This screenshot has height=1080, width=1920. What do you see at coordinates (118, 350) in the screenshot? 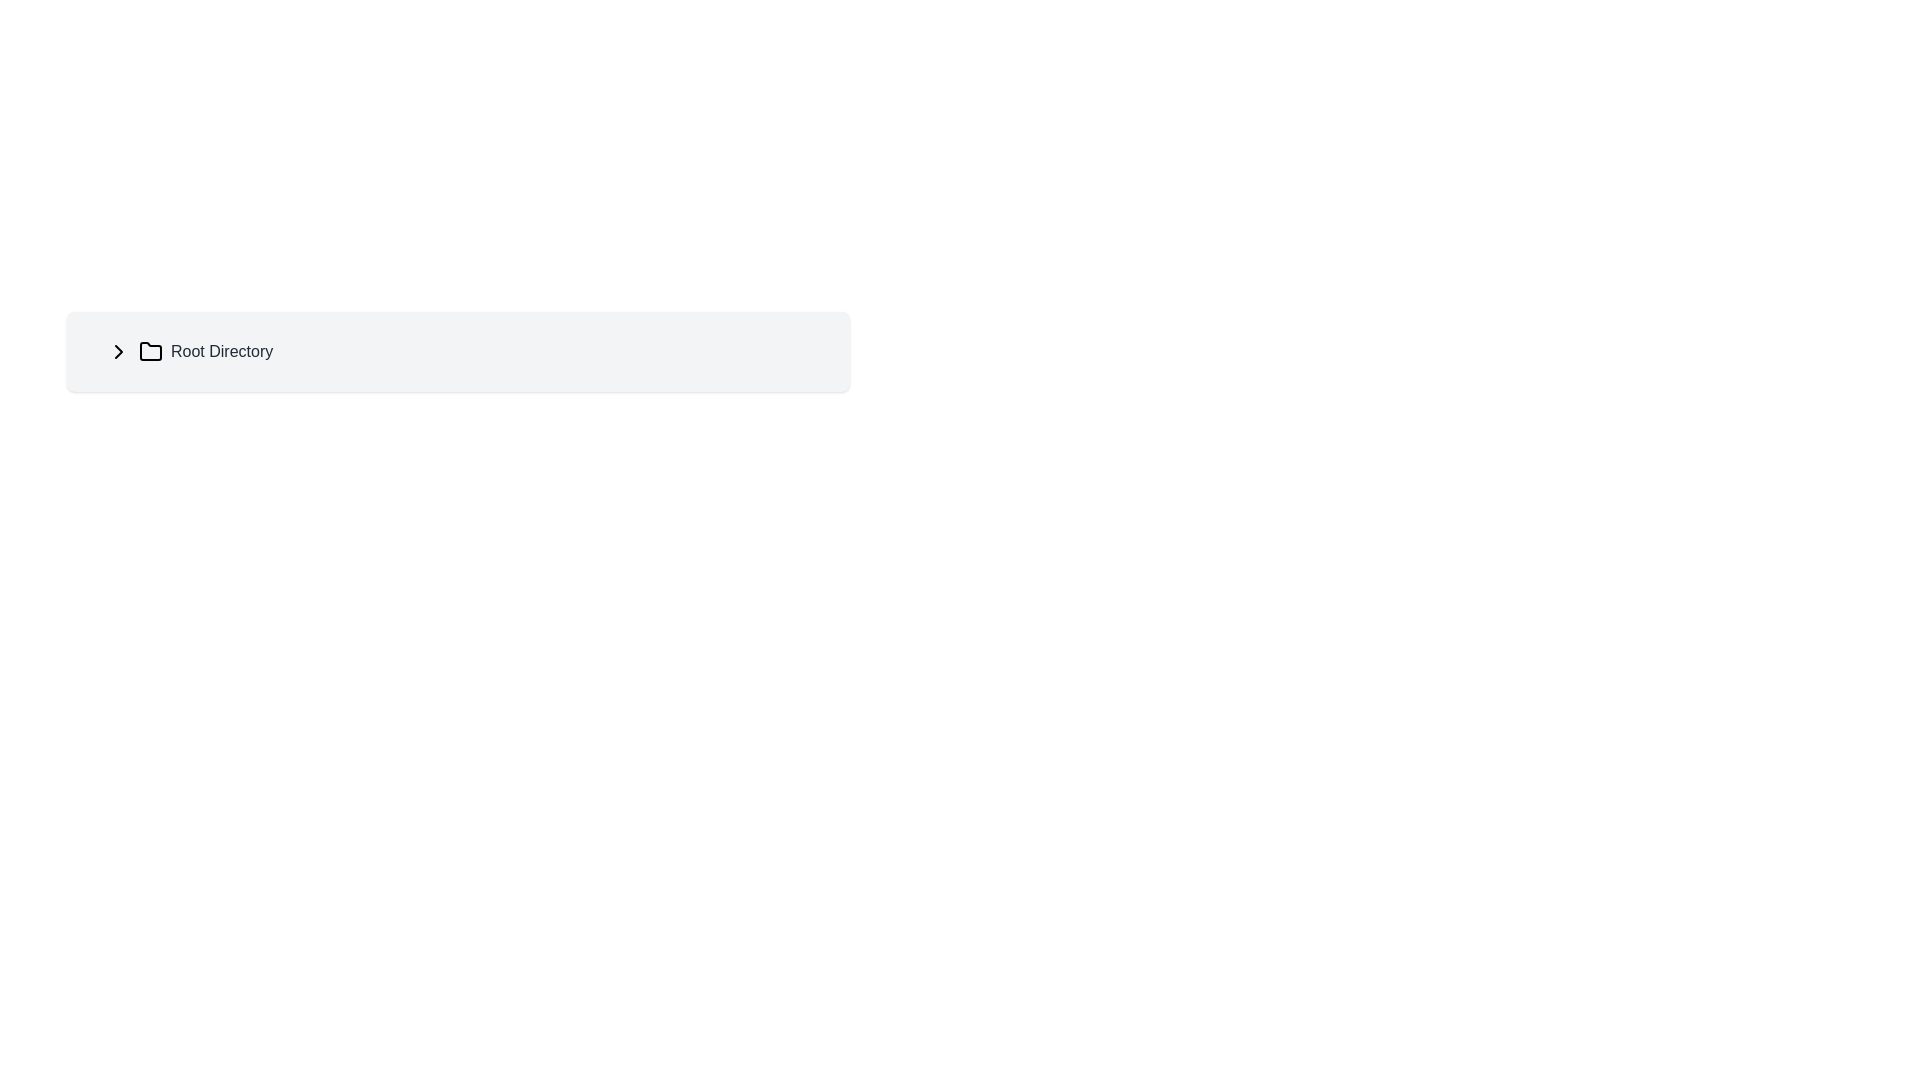
I see `the right-pointing chevron icon located to the left of the 'Root Directory' text label` at bounding box center [118, 350].